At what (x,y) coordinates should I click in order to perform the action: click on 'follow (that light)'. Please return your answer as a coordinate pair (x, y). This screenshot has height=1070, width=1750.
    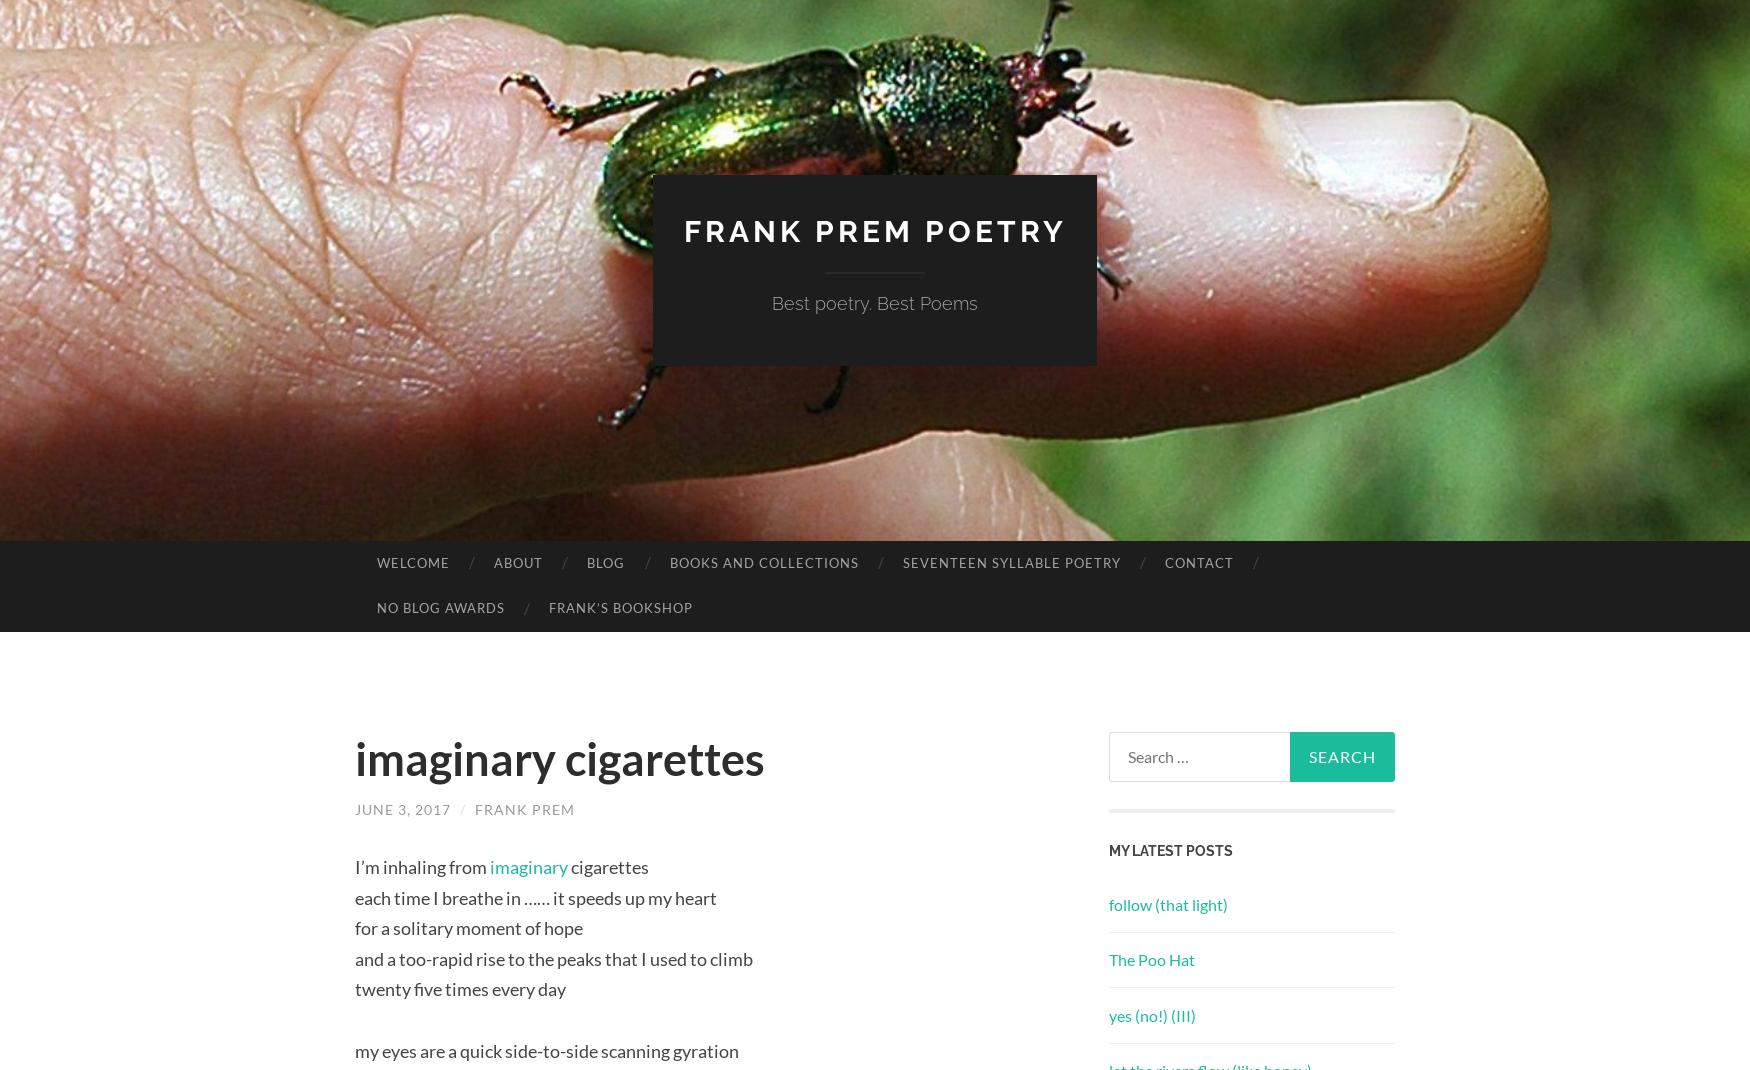
    Looking at the image, I should click on (1167, 903).